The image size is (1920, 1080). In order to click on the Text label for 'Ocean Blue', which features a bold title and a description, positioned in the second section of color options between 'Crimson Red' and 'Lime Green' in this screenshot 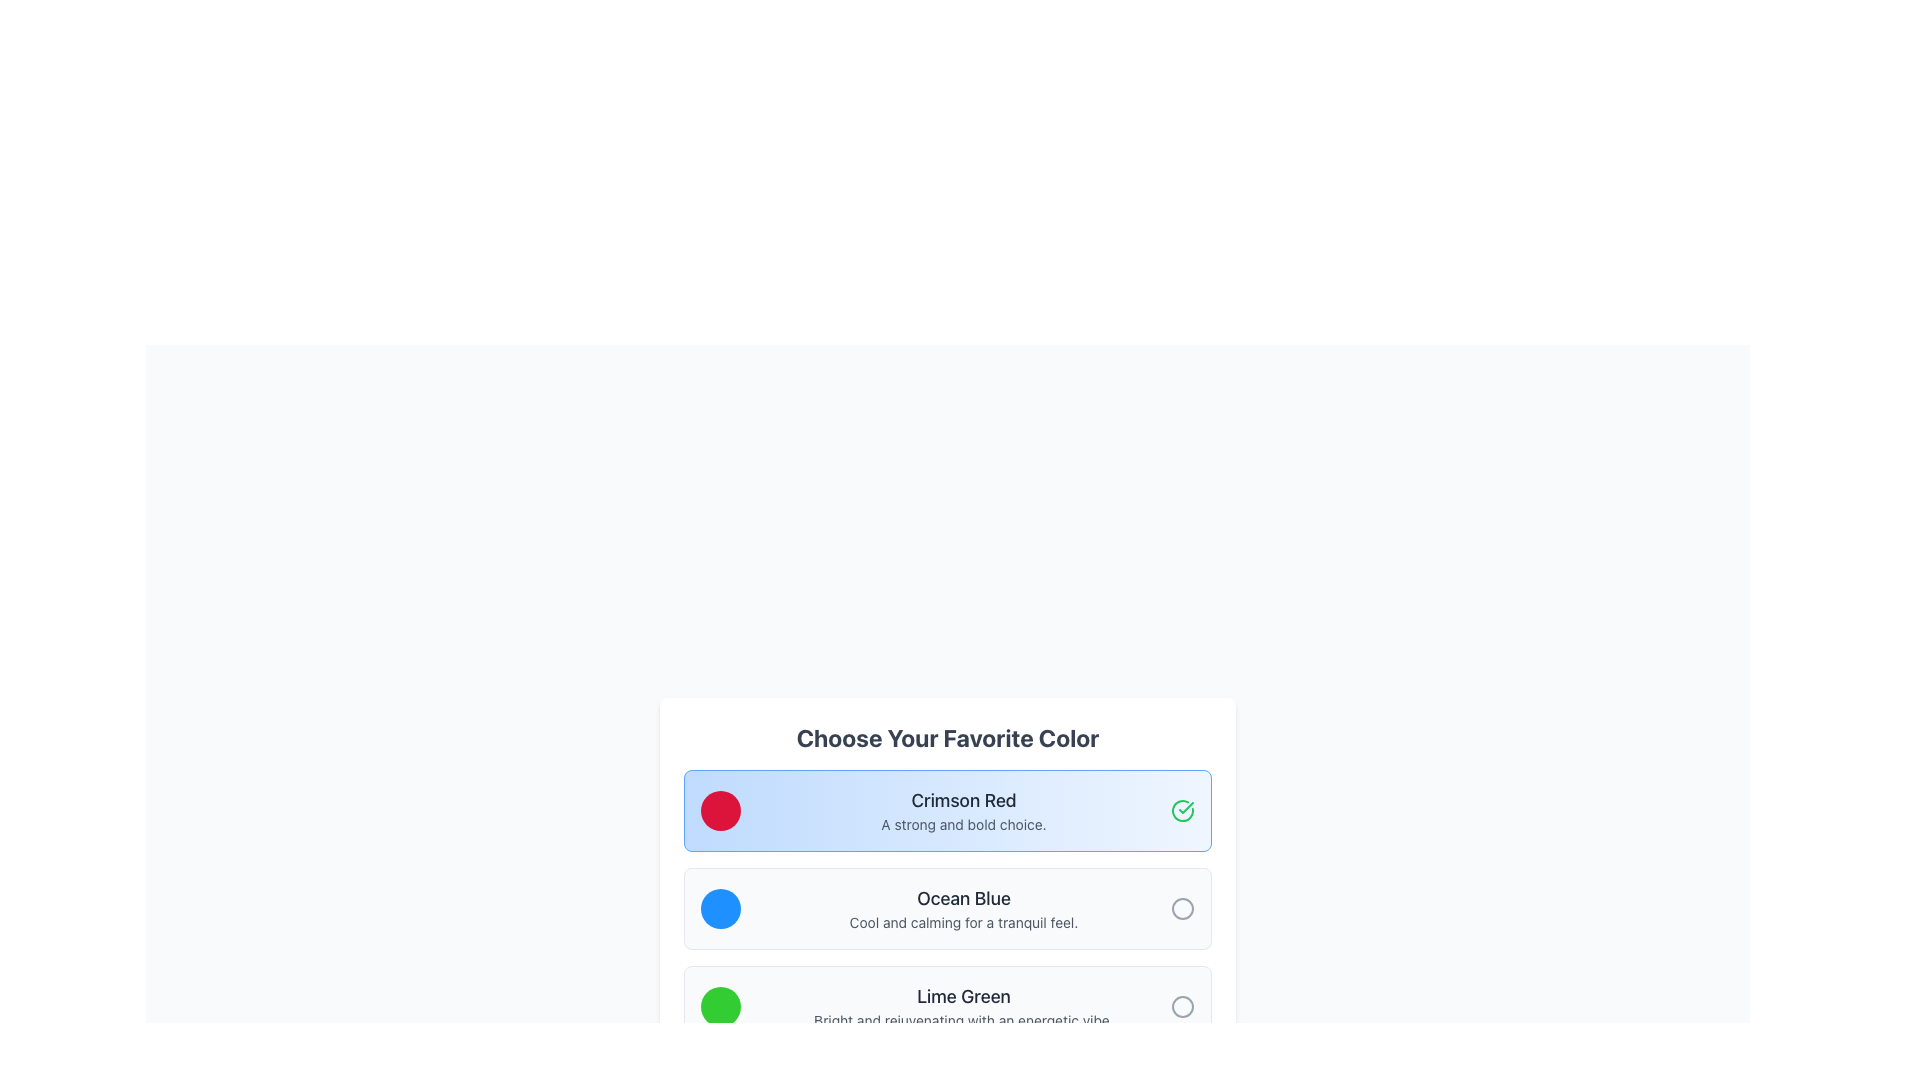, I will do `click(964, 909)`.